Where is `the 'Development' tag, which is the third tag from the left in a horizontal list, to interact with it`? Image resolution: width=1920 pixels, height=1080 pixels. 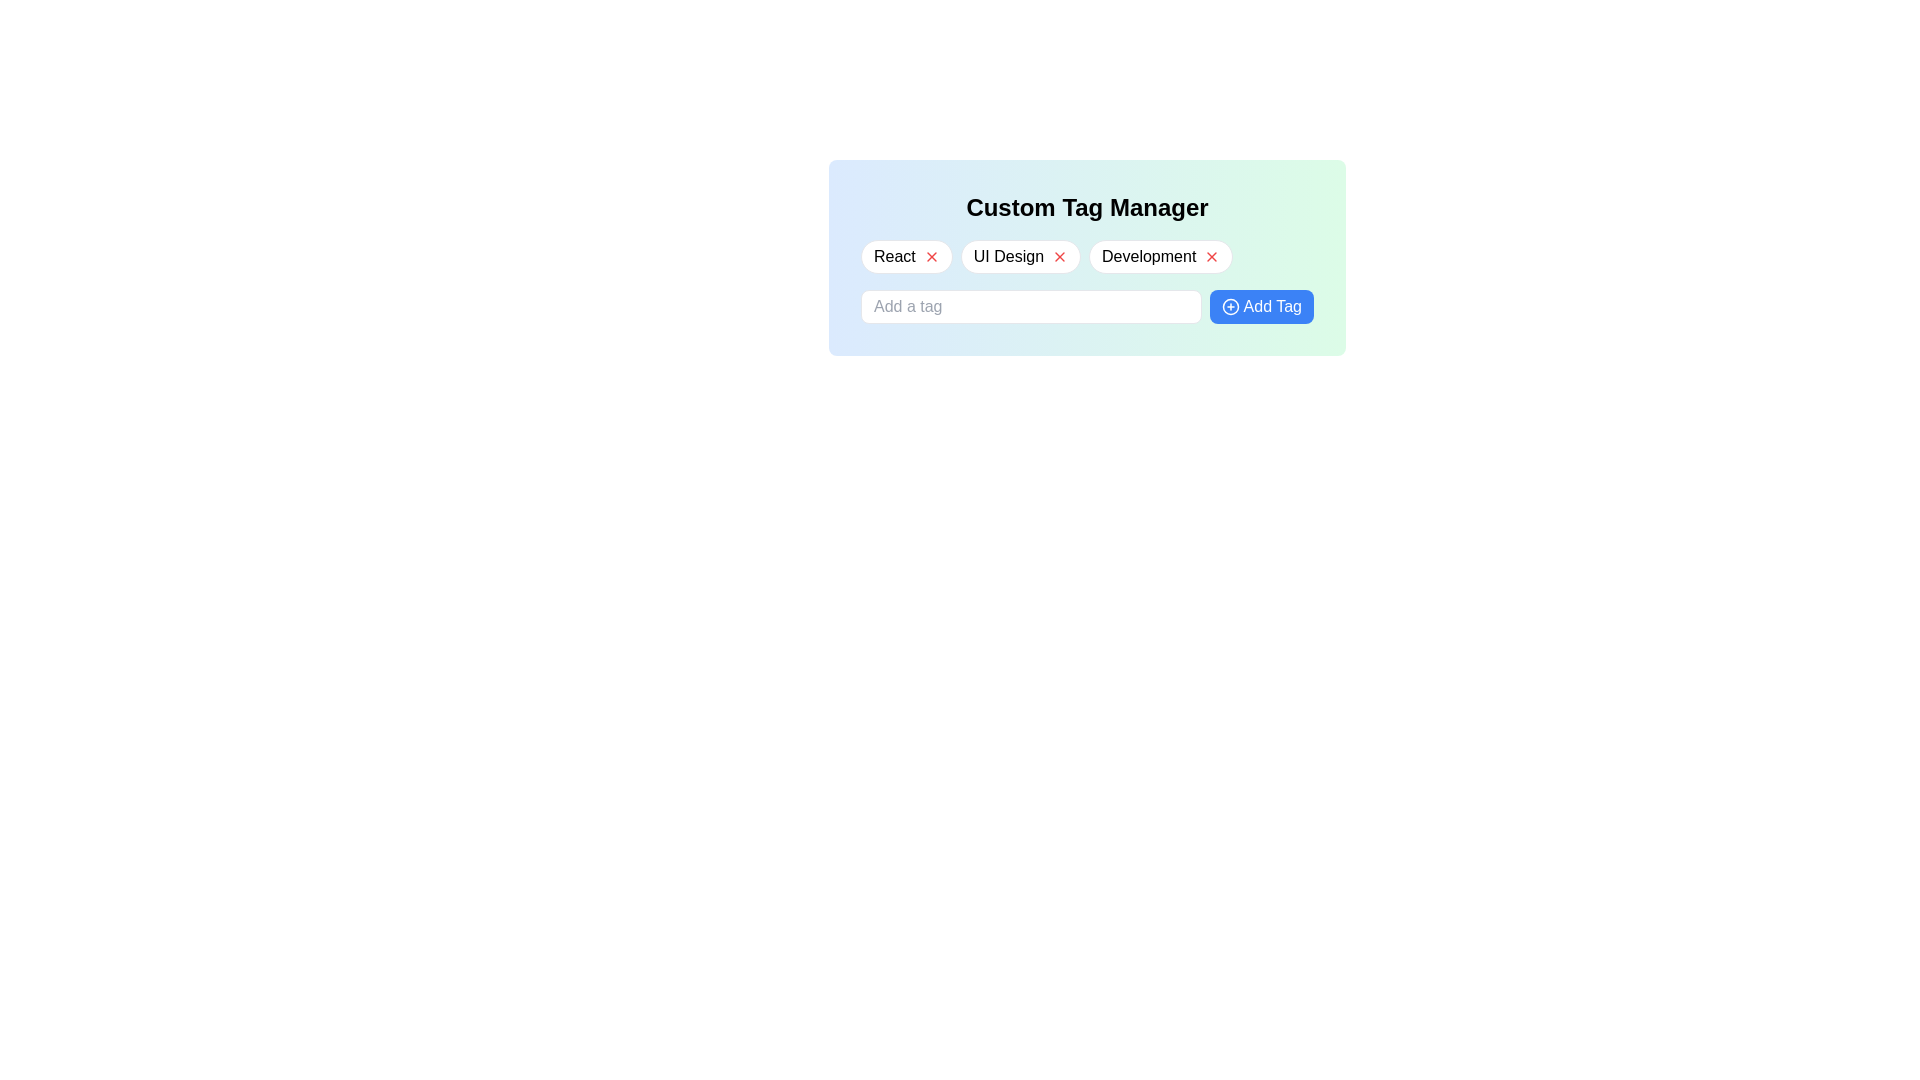
the 'Development' tag, which is the third tag from the left in a horizontal list, to interact with it is located at coordinates (1161, 256).